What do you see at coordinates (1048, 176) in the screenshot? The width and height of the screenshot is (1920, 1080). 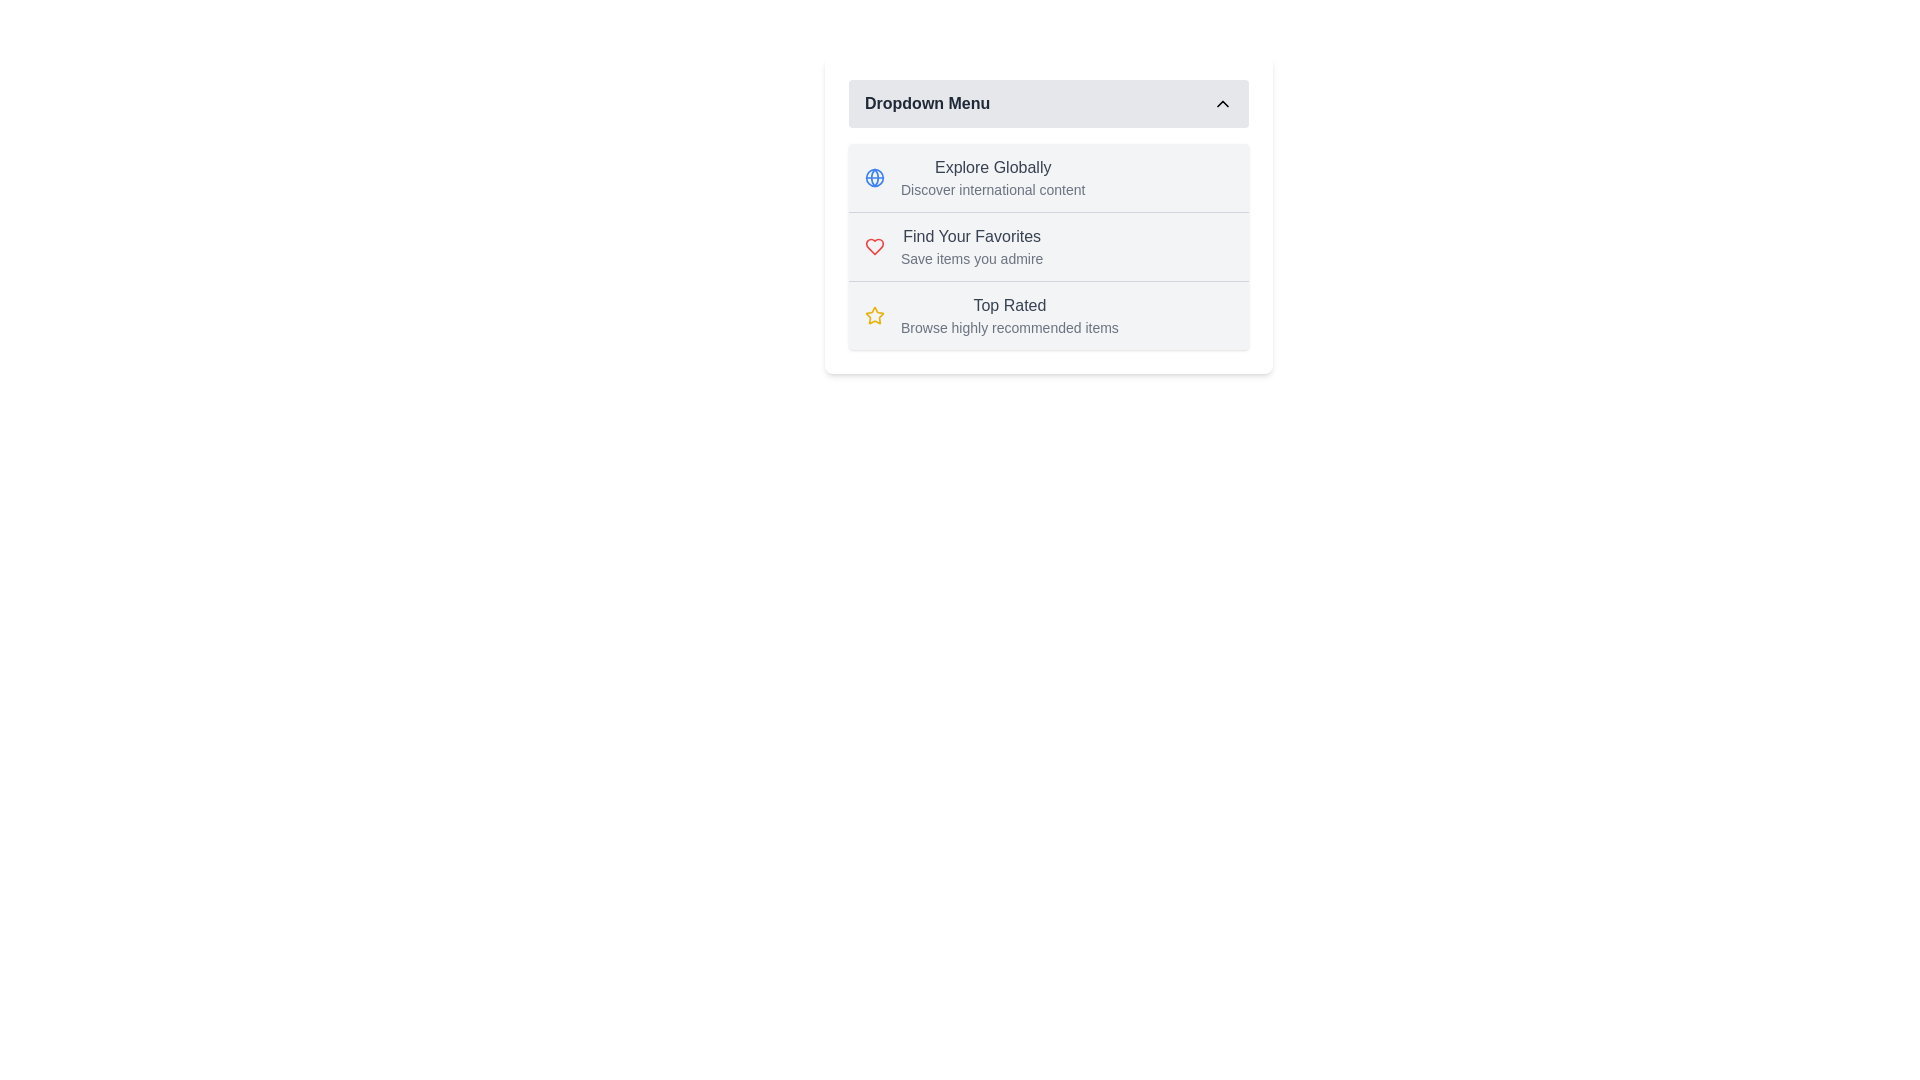 I see `the 'Explore Globally' menu item, which features a blue globe icon and is the first item` at bounding box center [1048, 176].